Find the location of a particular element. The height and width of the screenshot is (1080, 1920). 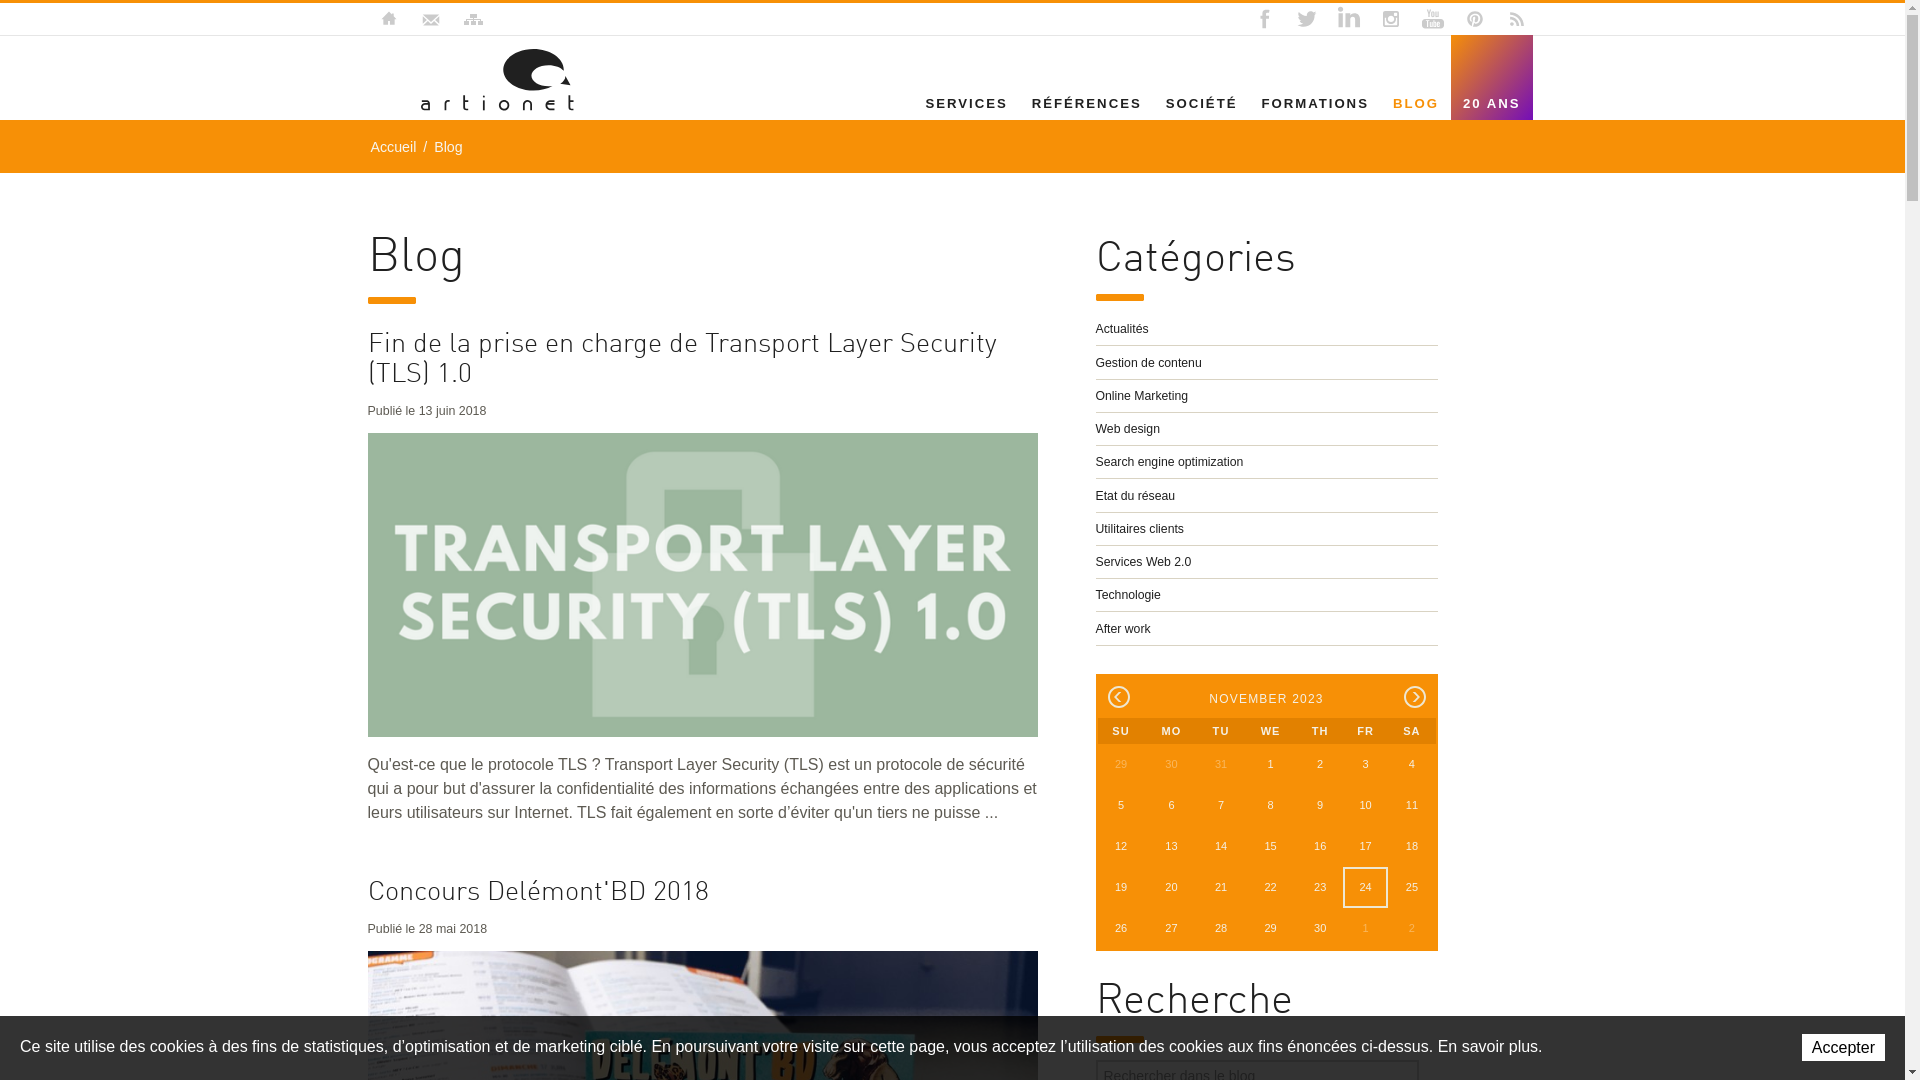

'RSS' is located at coordinates (1516, 19).